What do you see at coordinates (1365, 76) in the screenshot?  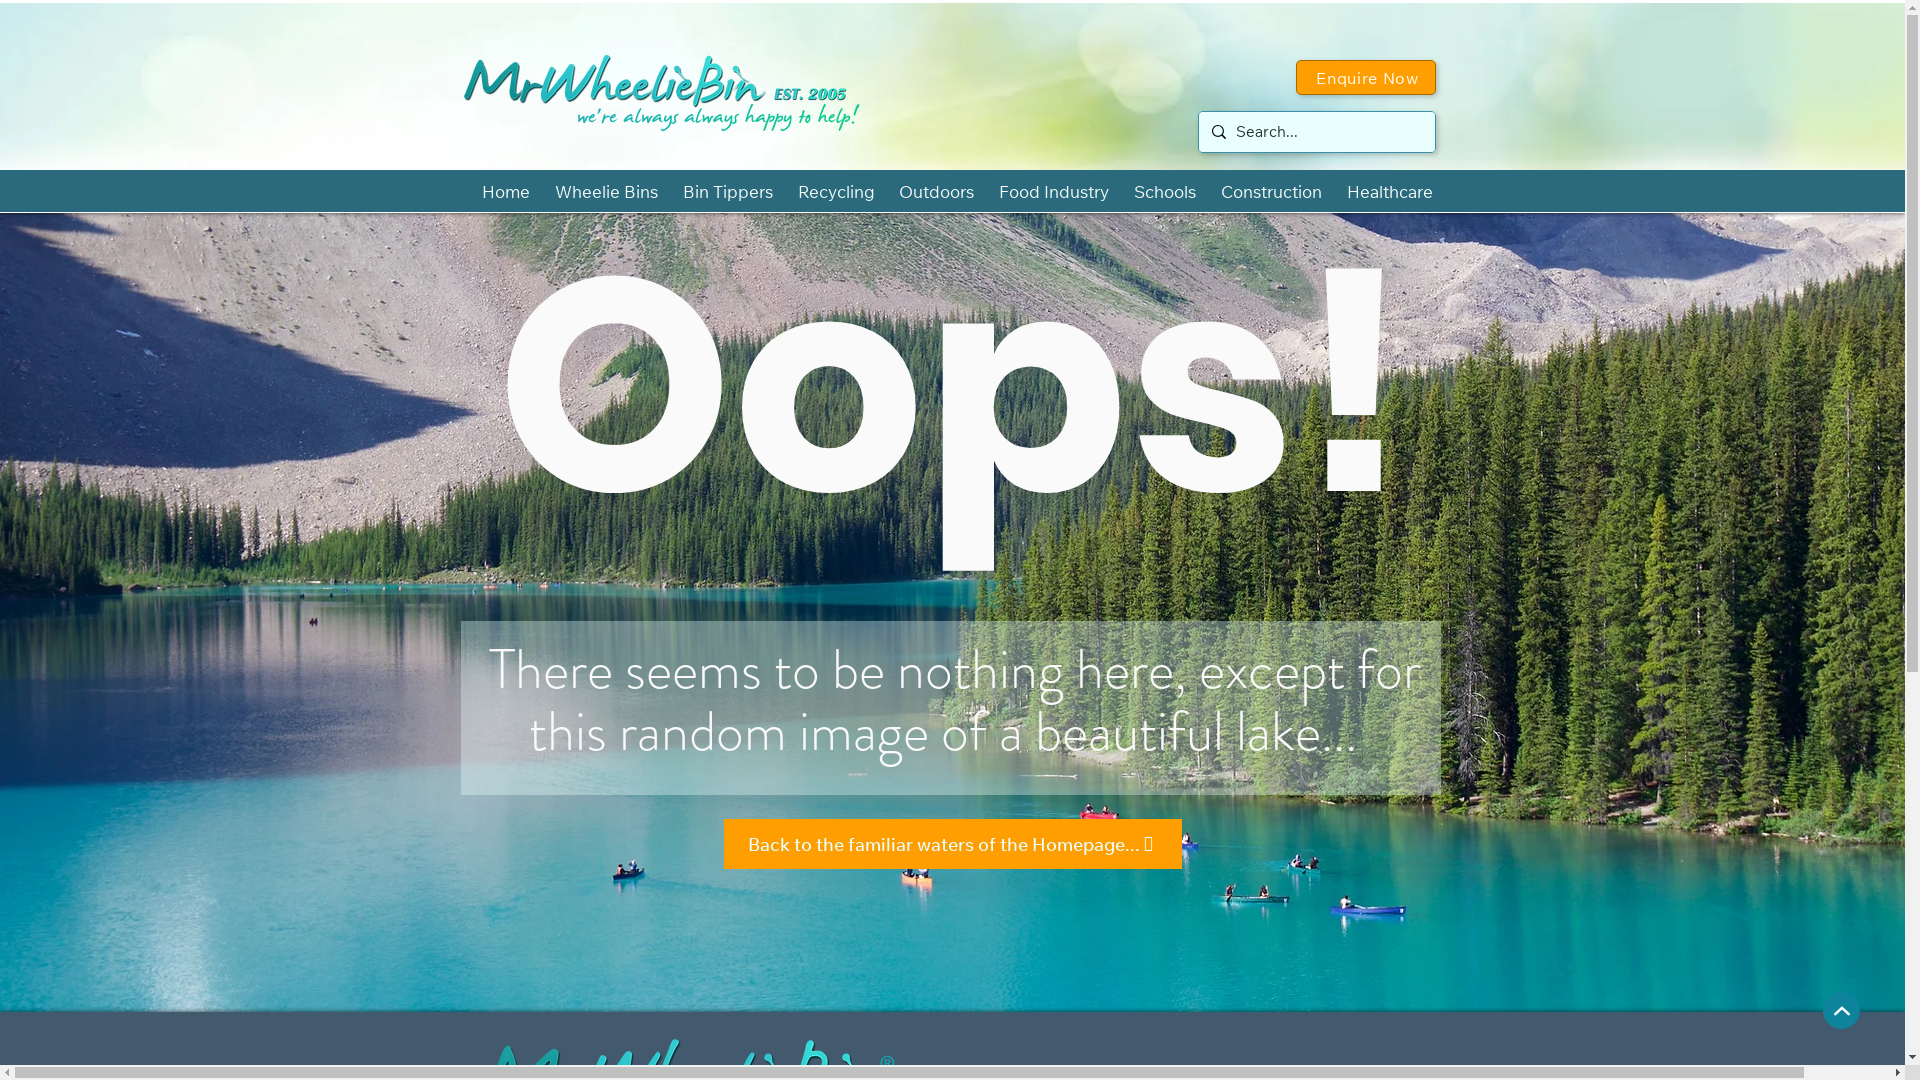 I see `'Enquire Now'` at bounding box center [1365, 76].